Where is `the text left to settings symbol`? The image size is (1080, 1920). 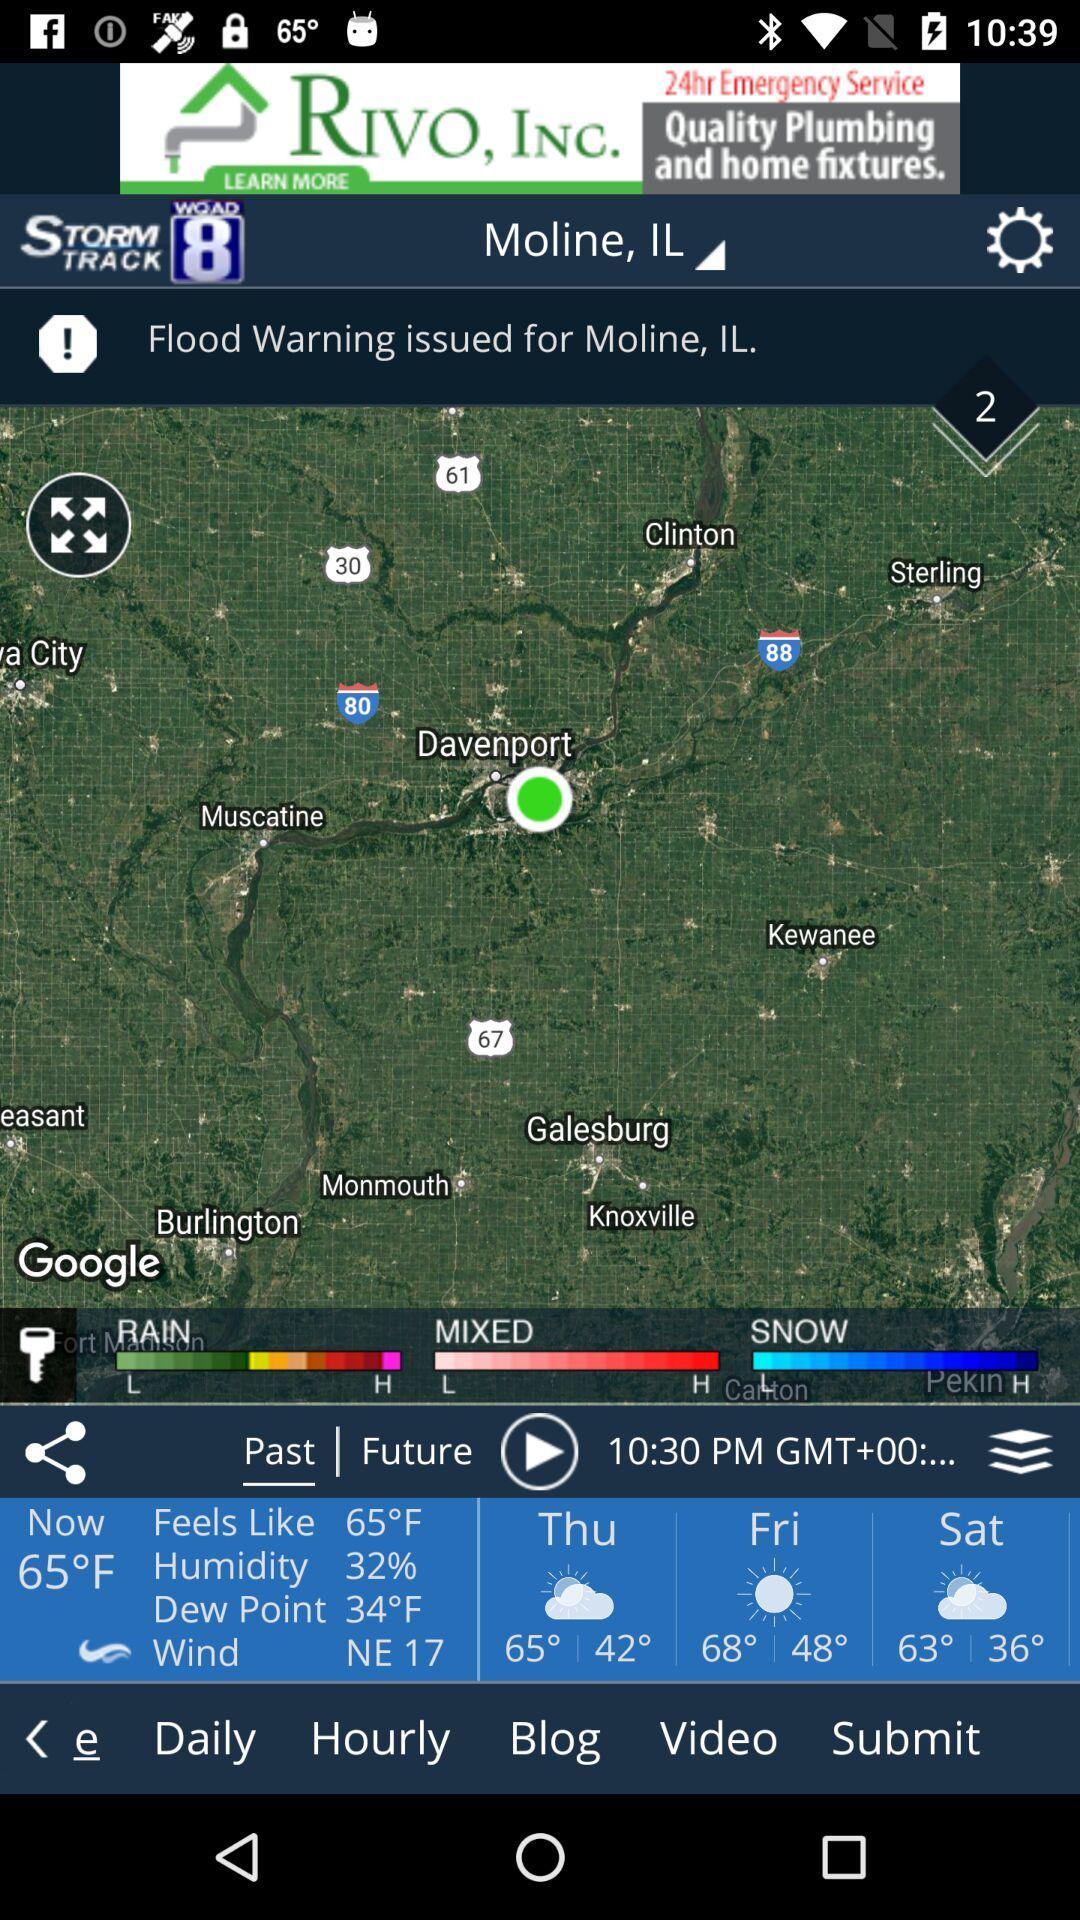 the text left to settings symbol is located at coordinates (617, 240).